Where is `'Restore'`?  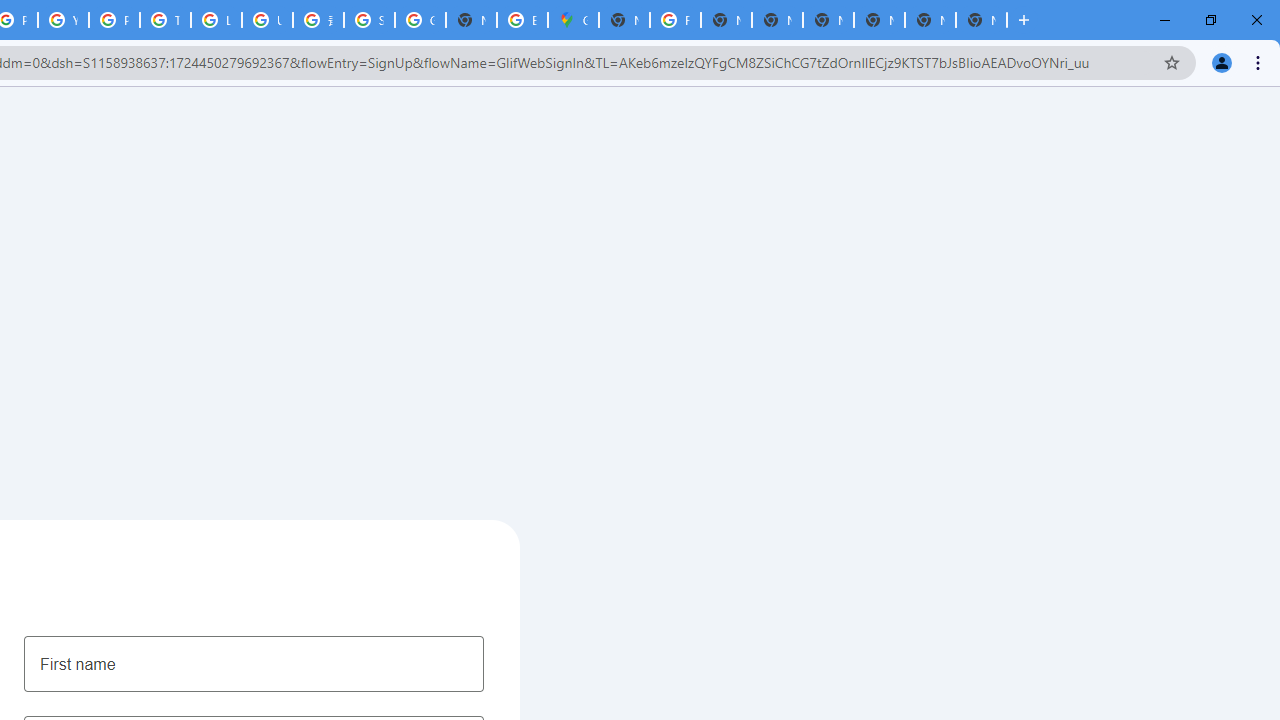
'Restore' is located at coordinates (1209, 20).